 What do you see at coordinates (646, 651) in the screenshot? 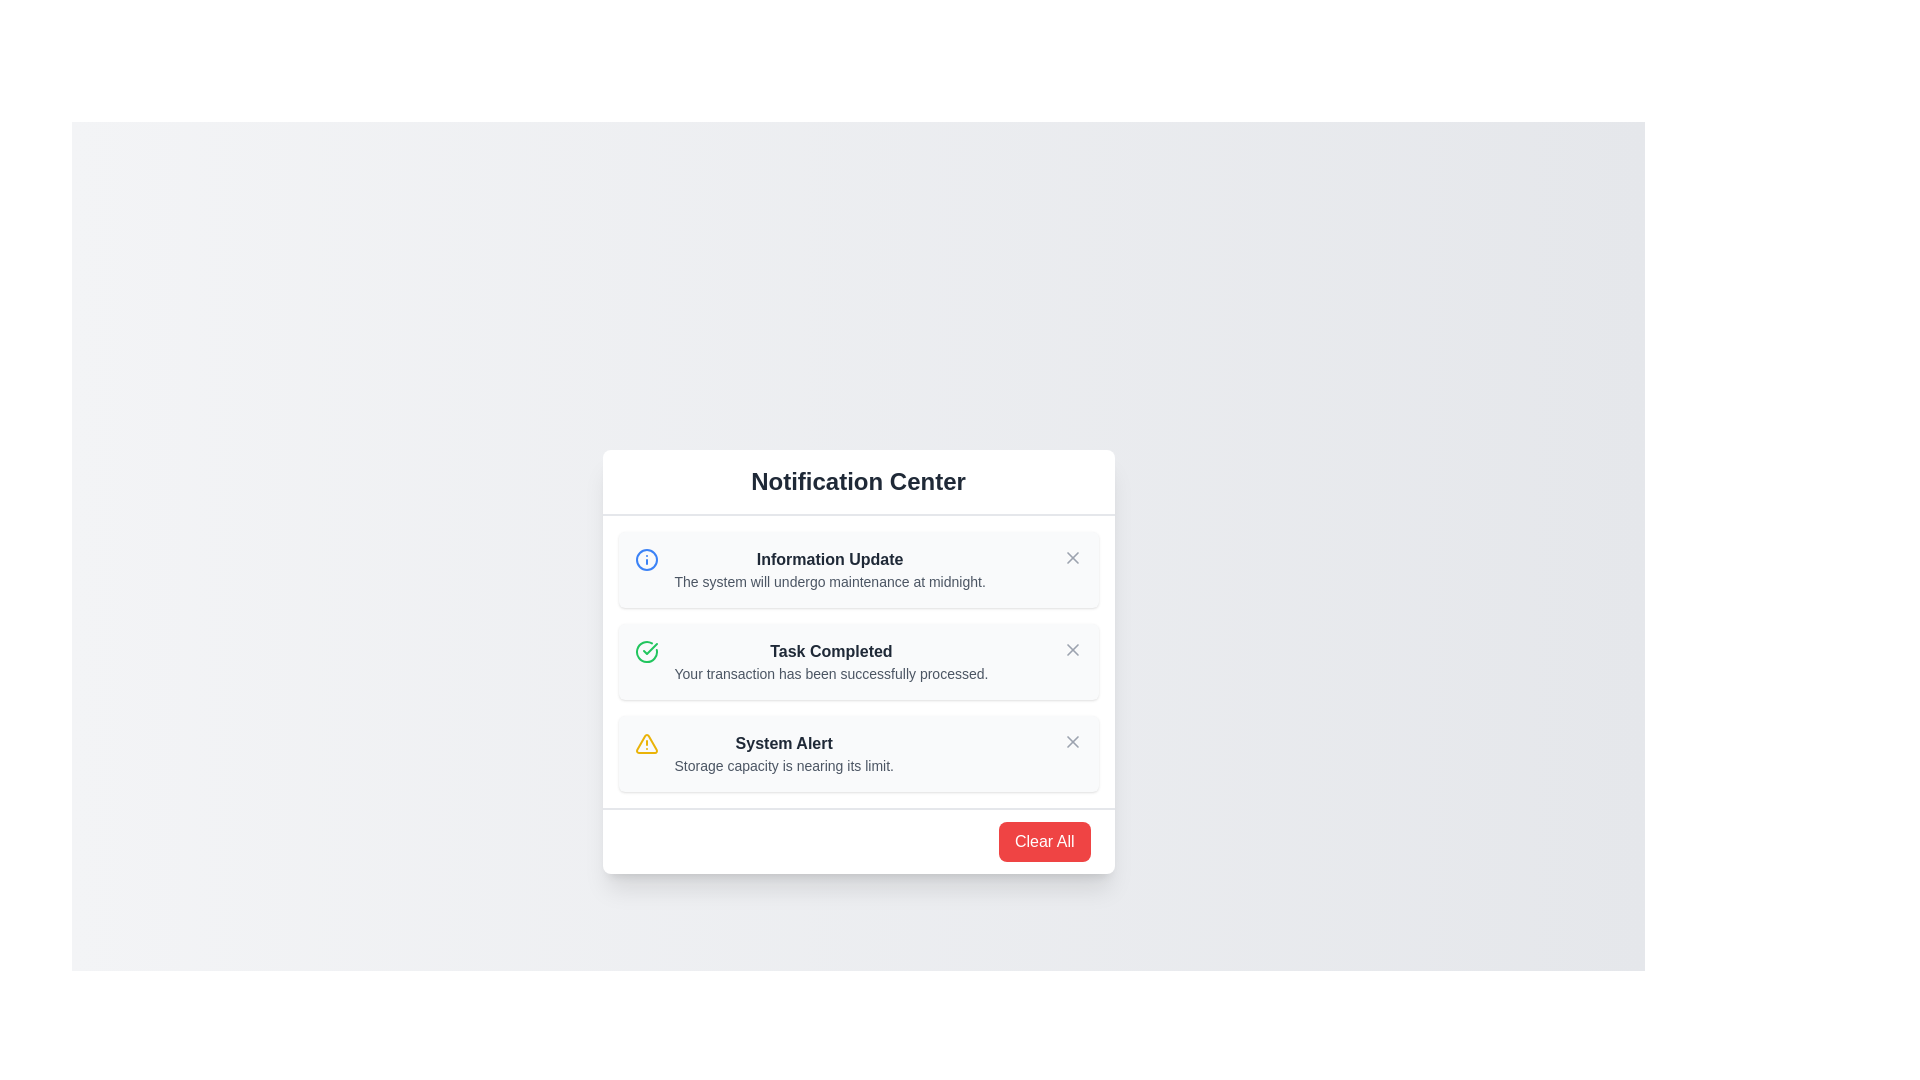
I see `the green checkmark icon within the notification card titled 'Task Completed'` at bounding box center [646, 651].